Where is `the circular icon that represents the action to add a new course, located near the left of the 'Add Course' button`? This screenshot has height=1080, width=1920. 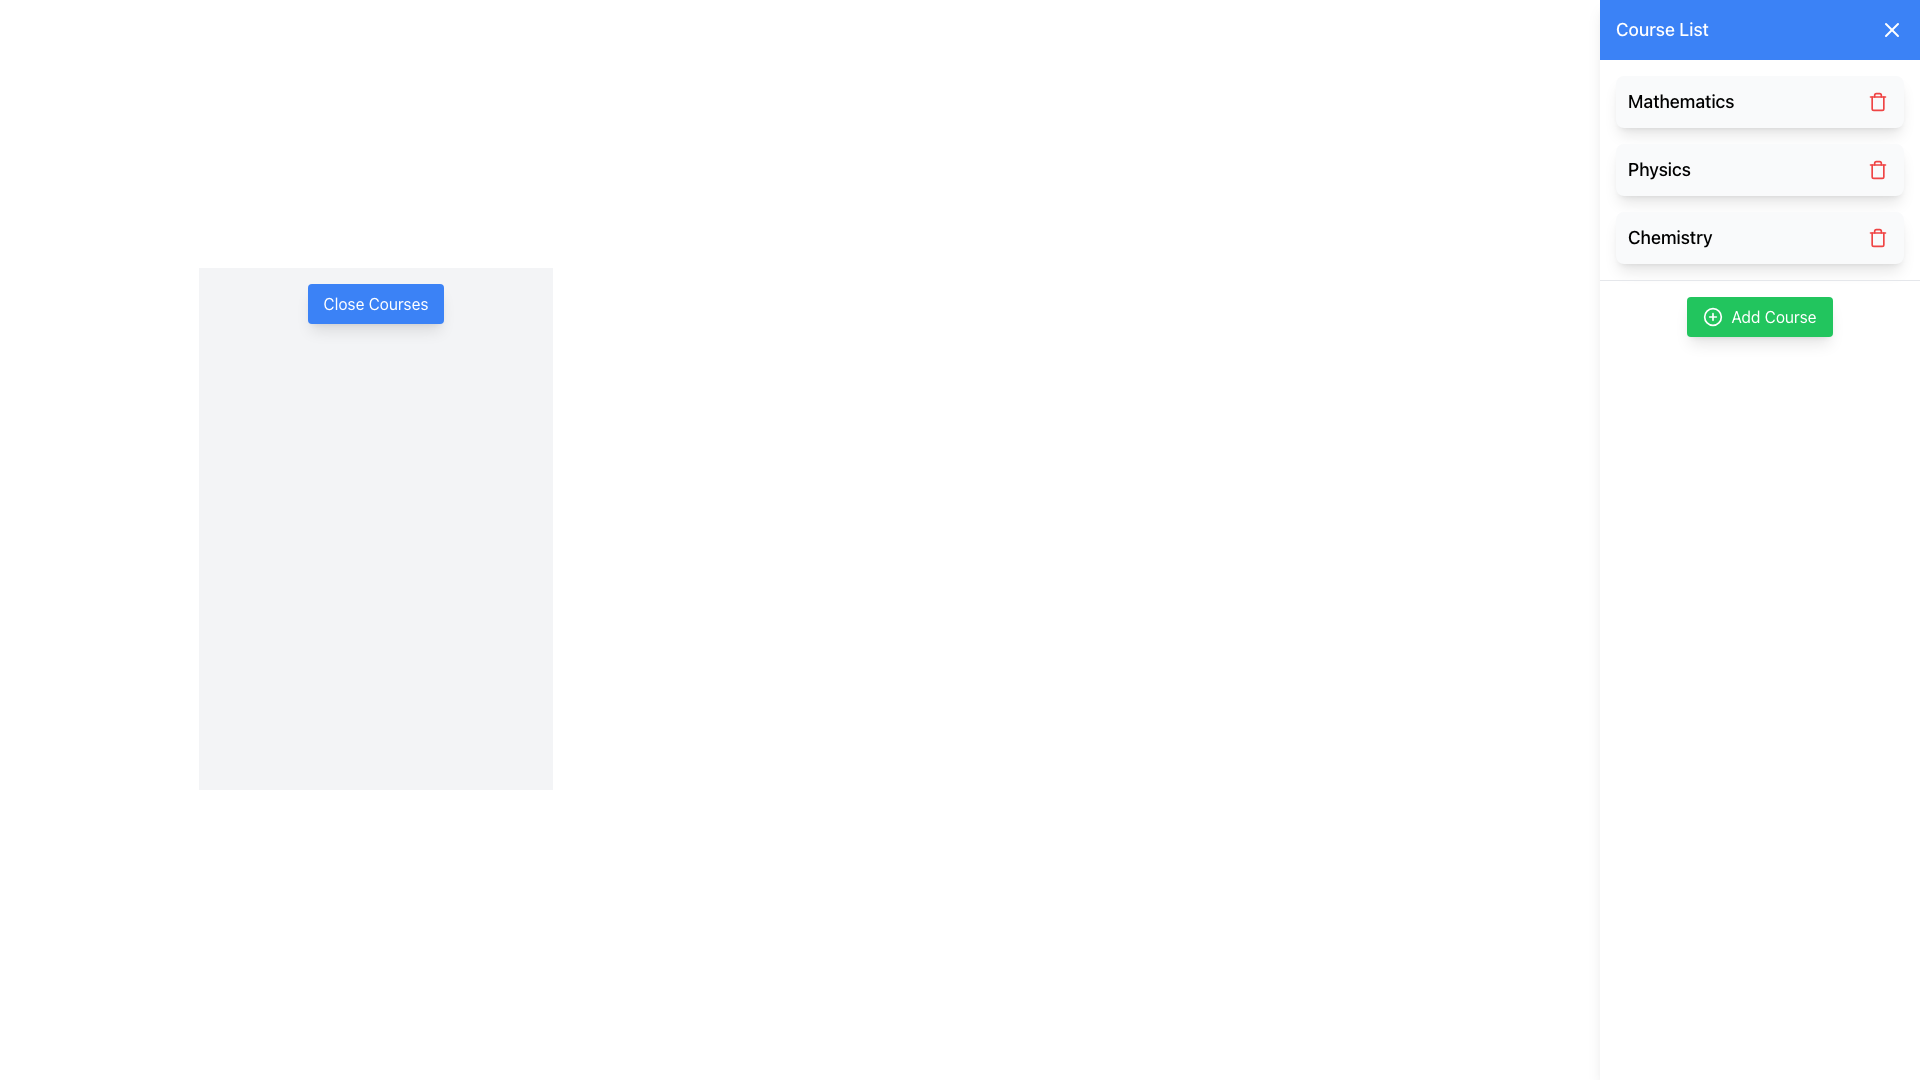 the circular icon that represents the action to add a new course, located near the left of the 'Add Course' button is located at coordinates (1712, 315).